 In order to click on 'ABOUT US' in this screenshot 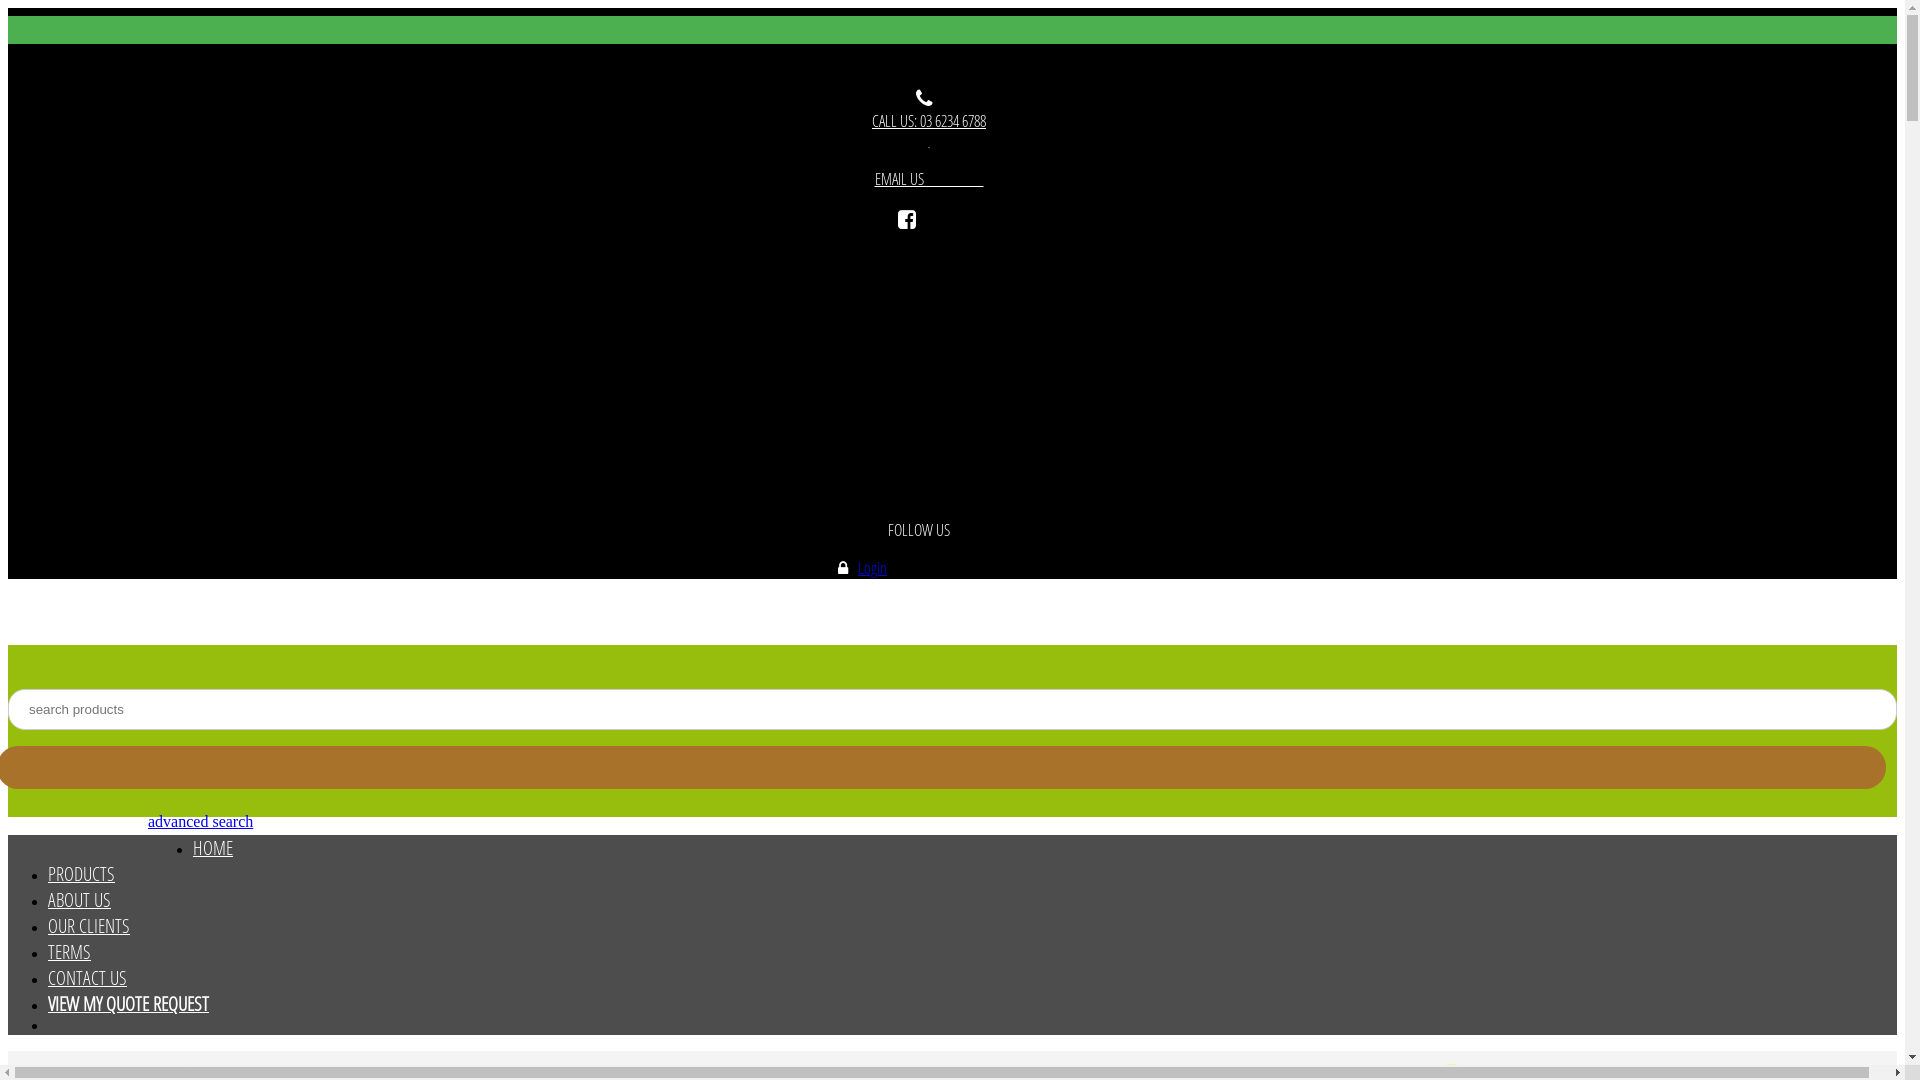, I will do `click(79, 898)`.